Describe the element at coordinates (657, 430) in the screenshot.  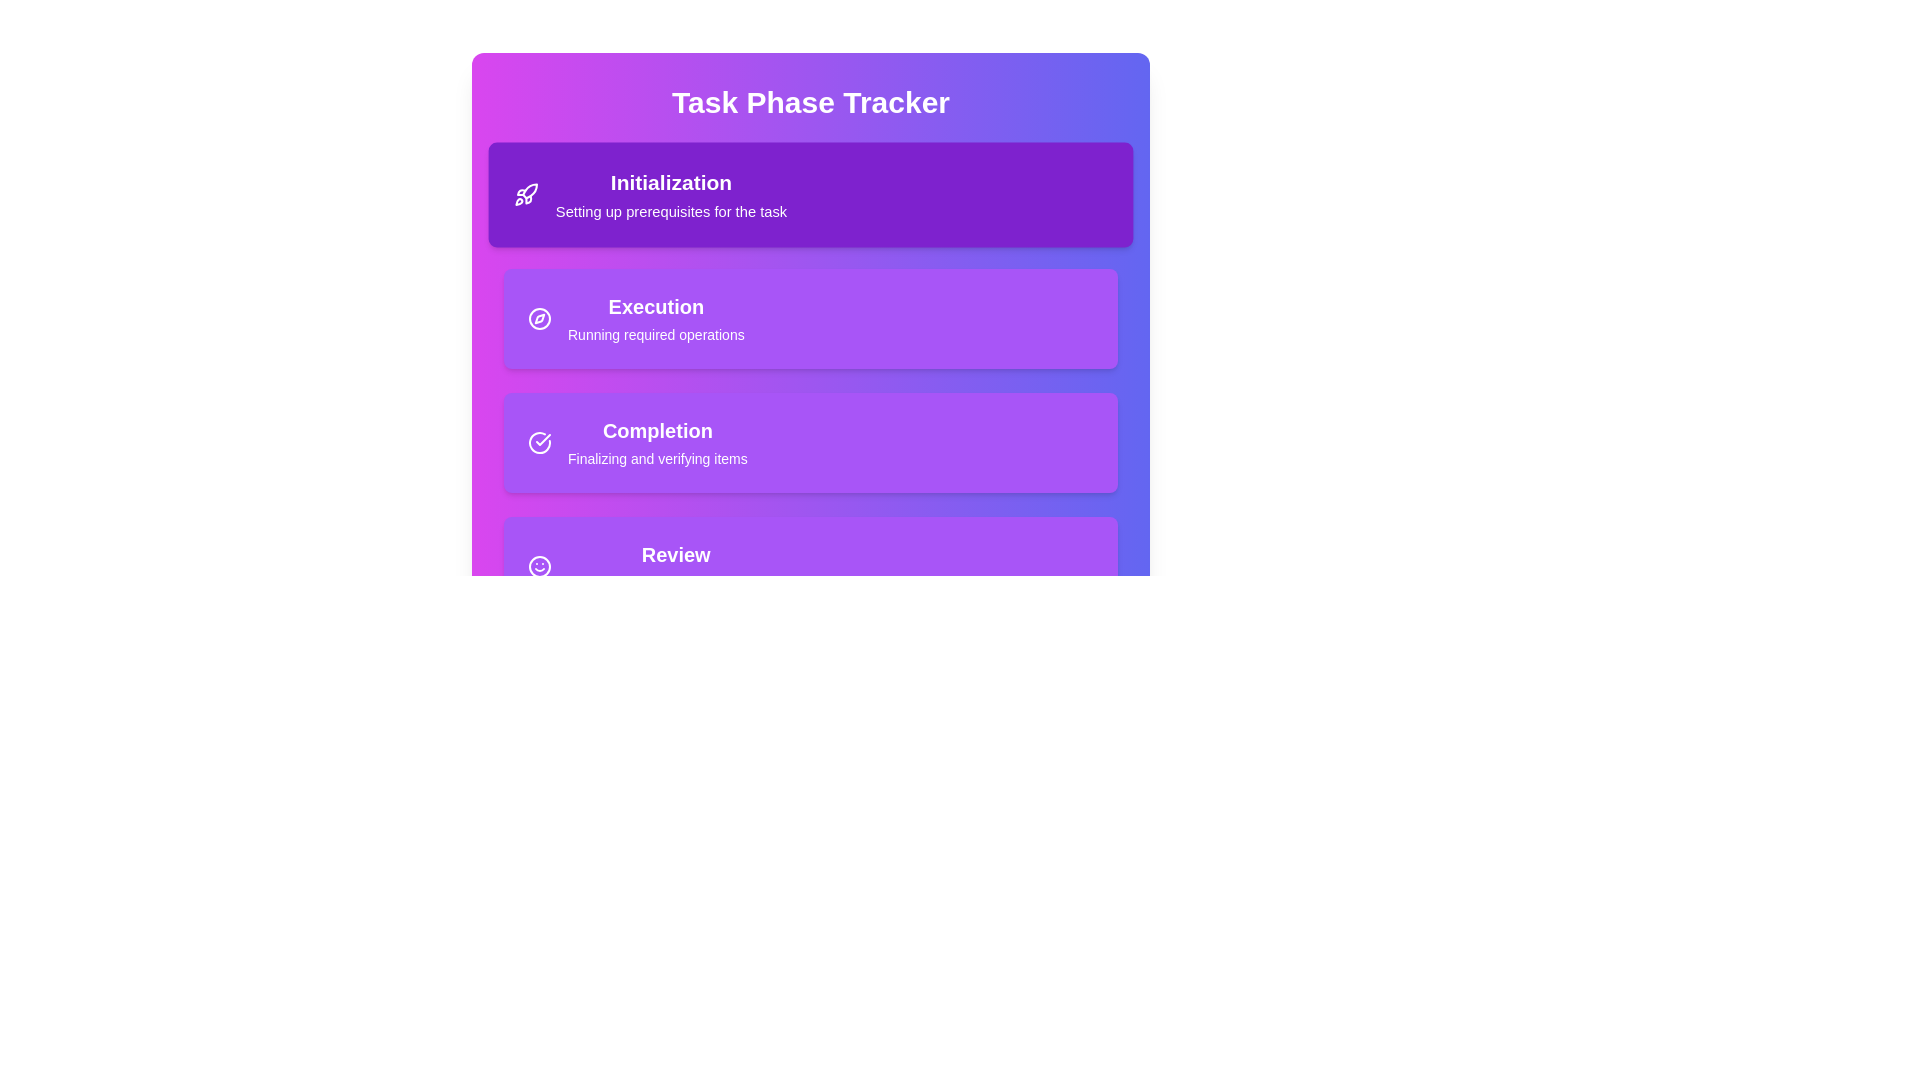
I see `the 'Completion' text label, which is the bold title in the third item of the task tracker module's vertical list of phases, located between 'Execution' and 'Review'` at that location.